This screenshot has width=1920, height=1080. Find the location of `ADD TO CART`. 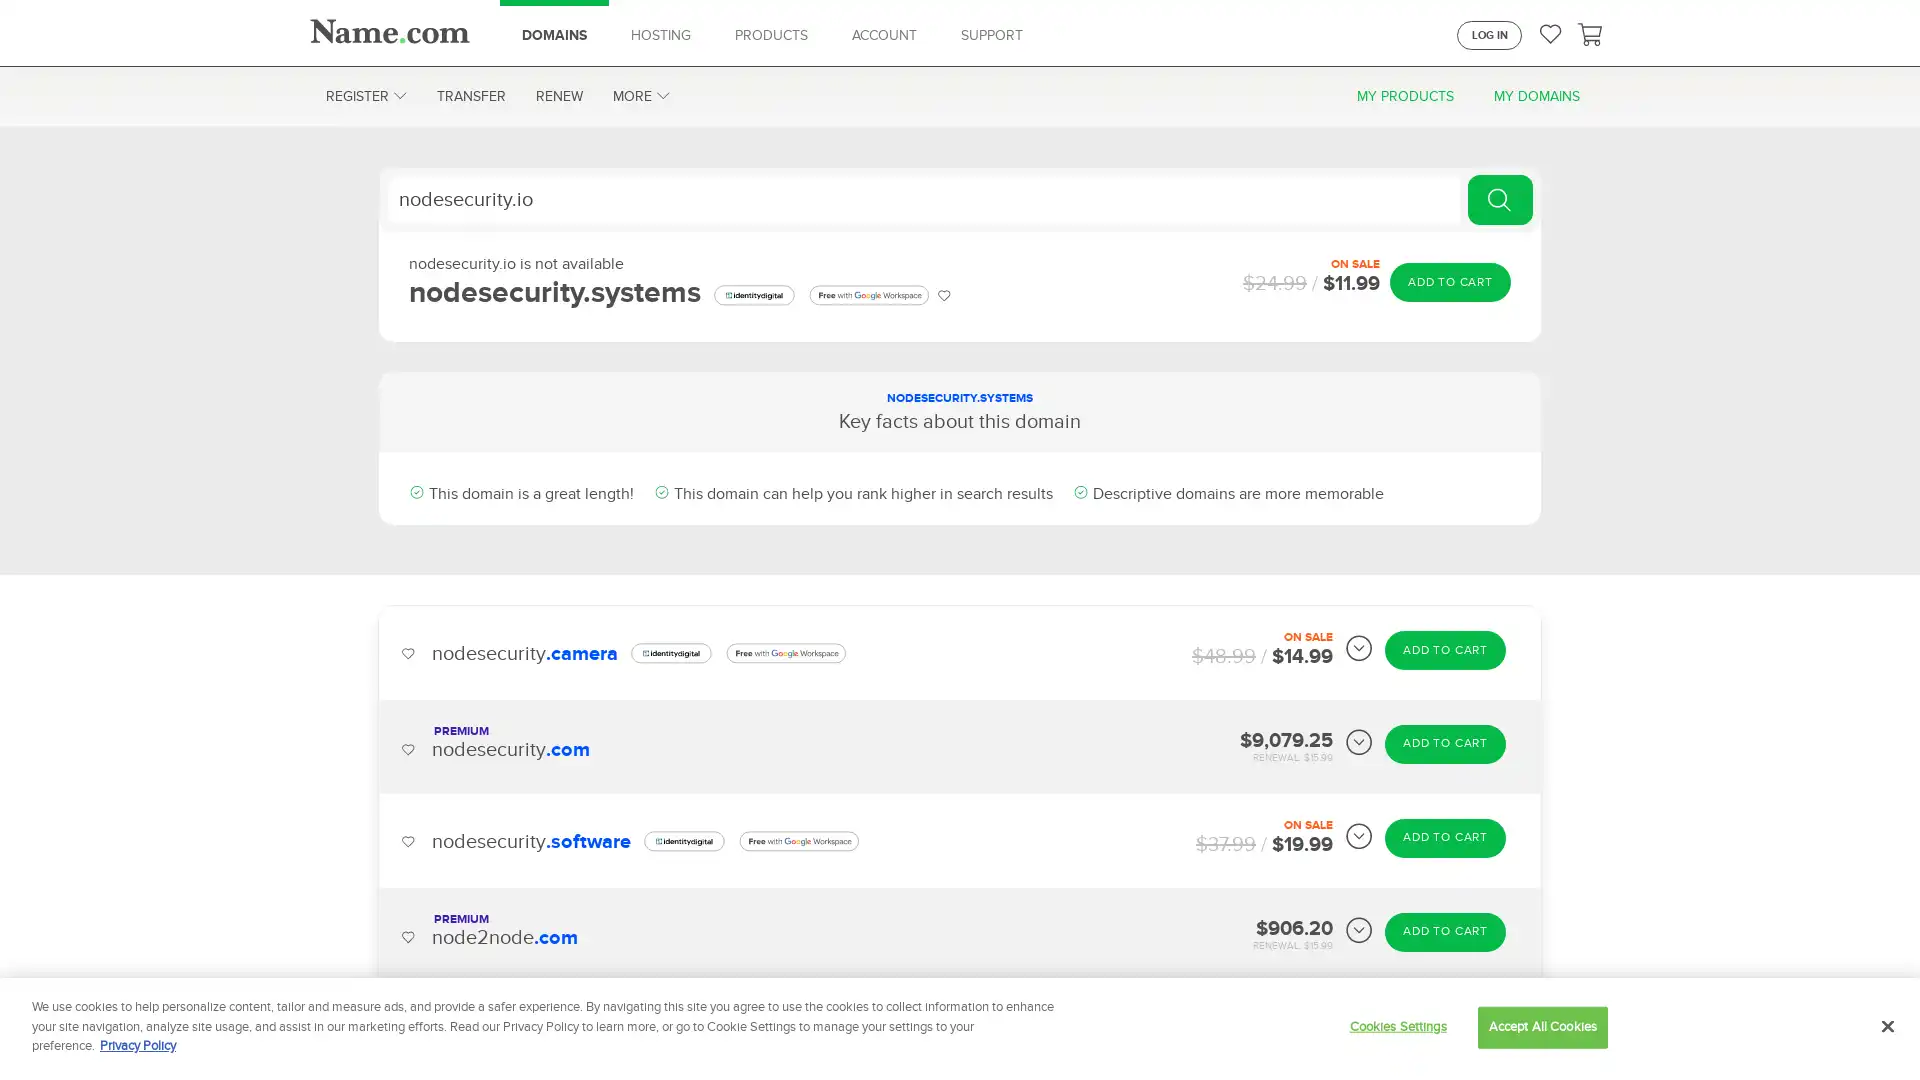

ADD TO CART is located at coordinates (1445, 650).